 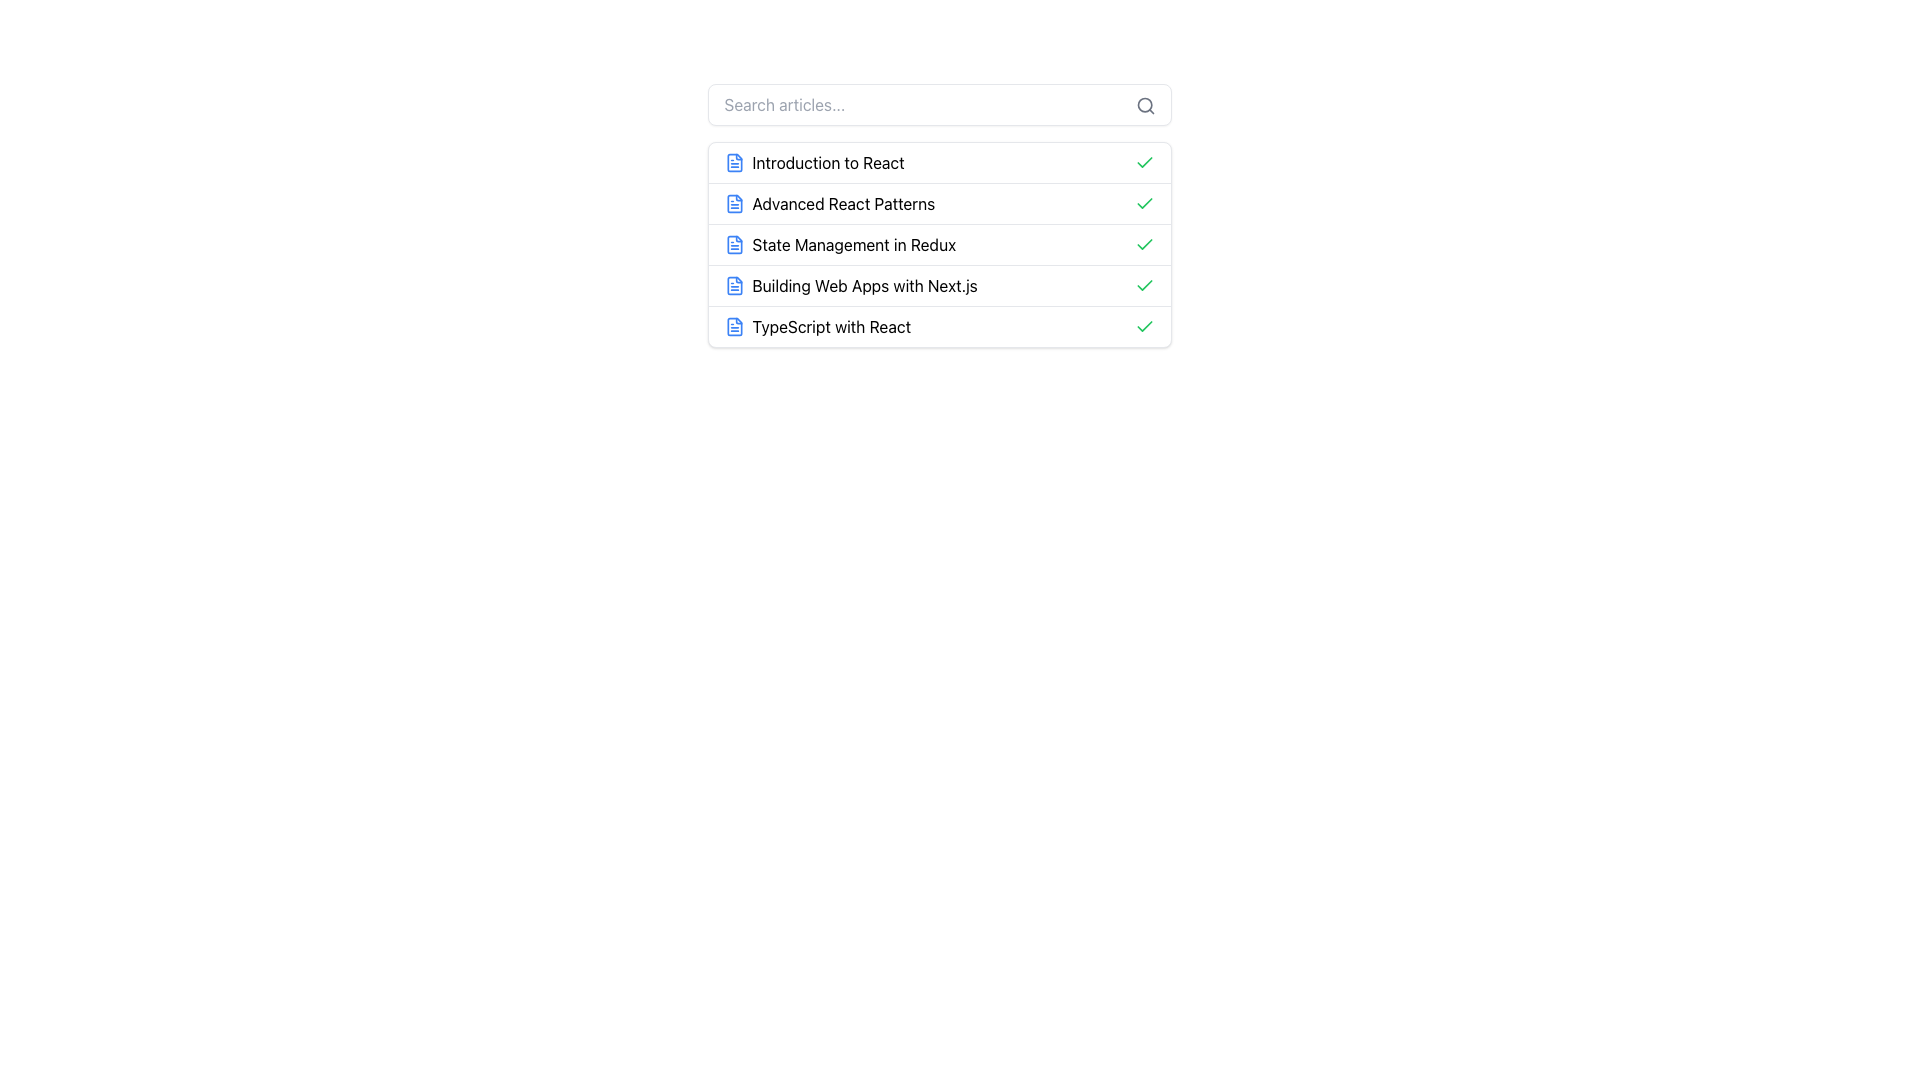 I want to click on the list item labeled 'Advanced React Patterns' which is the second item in a vertically stacked list, so click(x=938, y=203).